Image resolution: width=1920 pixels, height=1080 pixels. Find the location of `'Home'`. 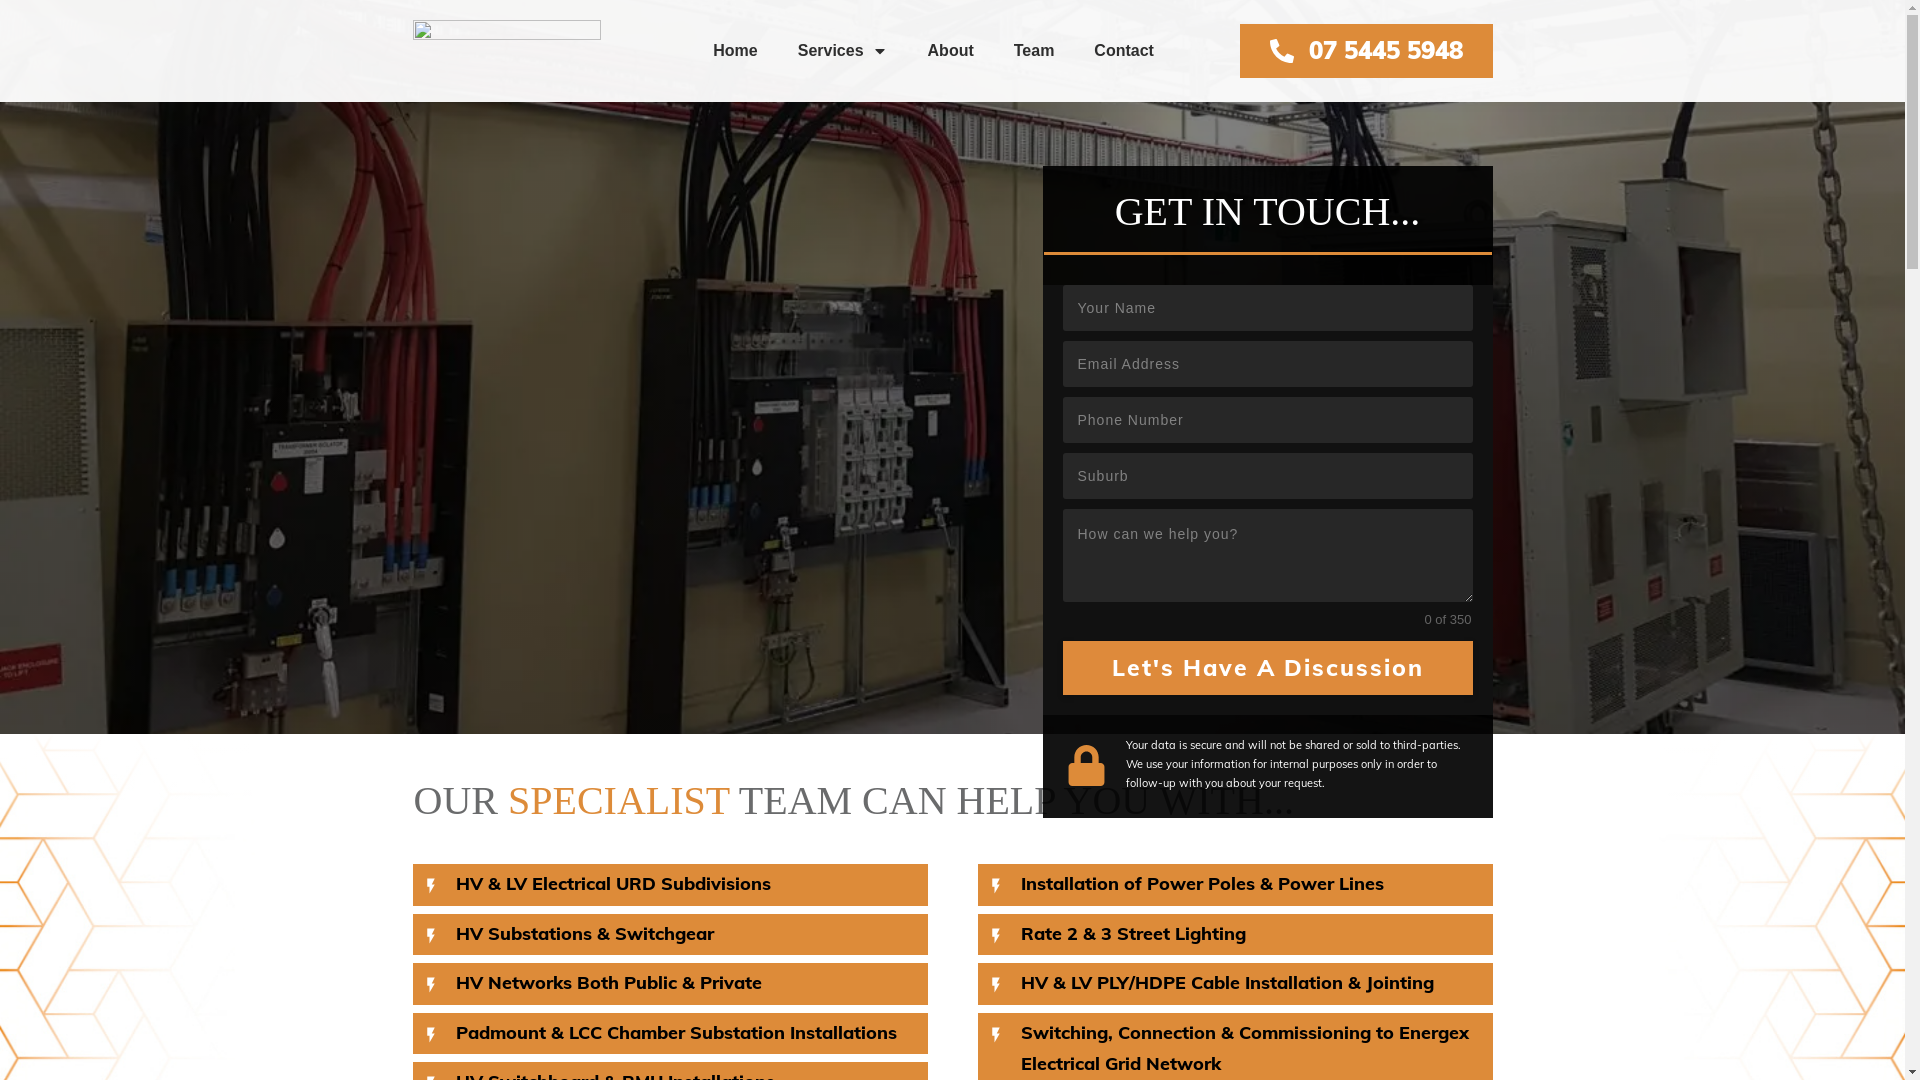

'Home' is located at coordinates (713, 49).